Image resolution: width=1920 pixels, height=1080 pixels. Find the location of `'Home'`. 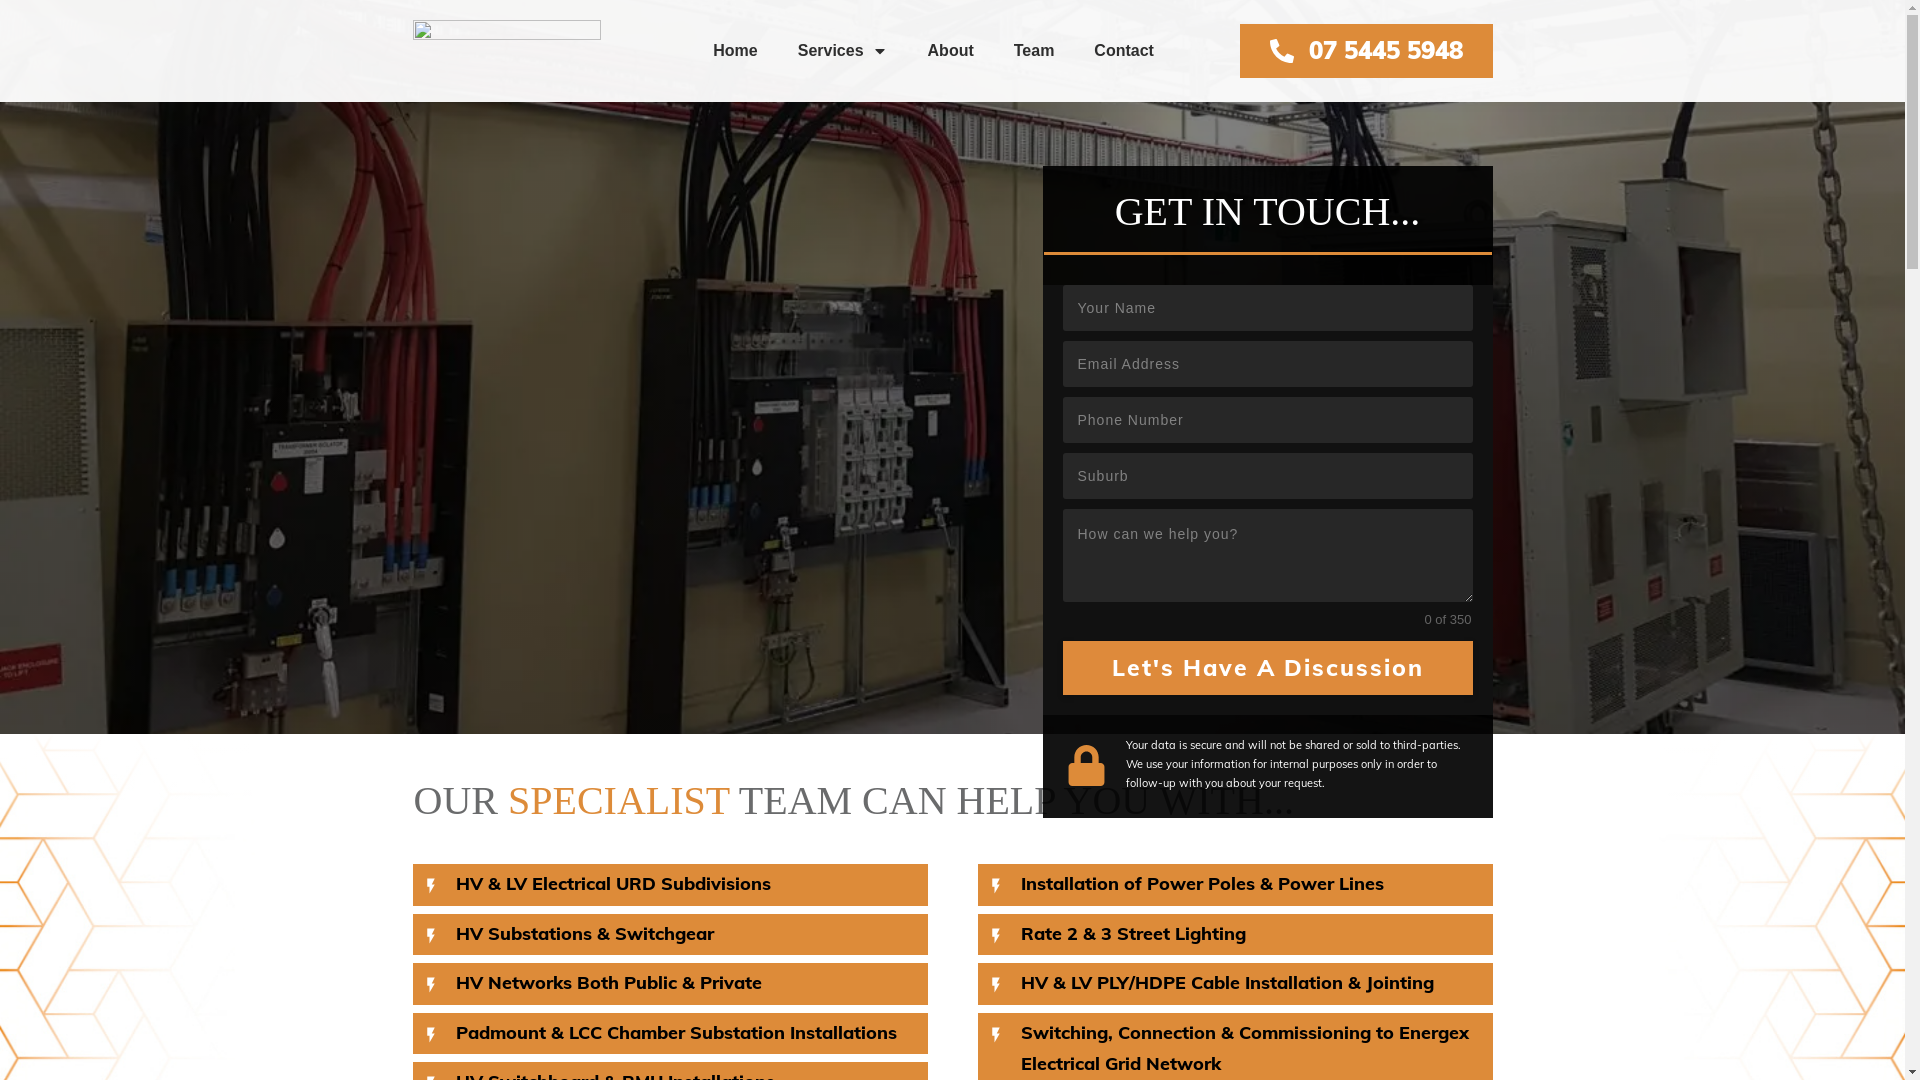

'Home' is located at coordinates (713, 49).